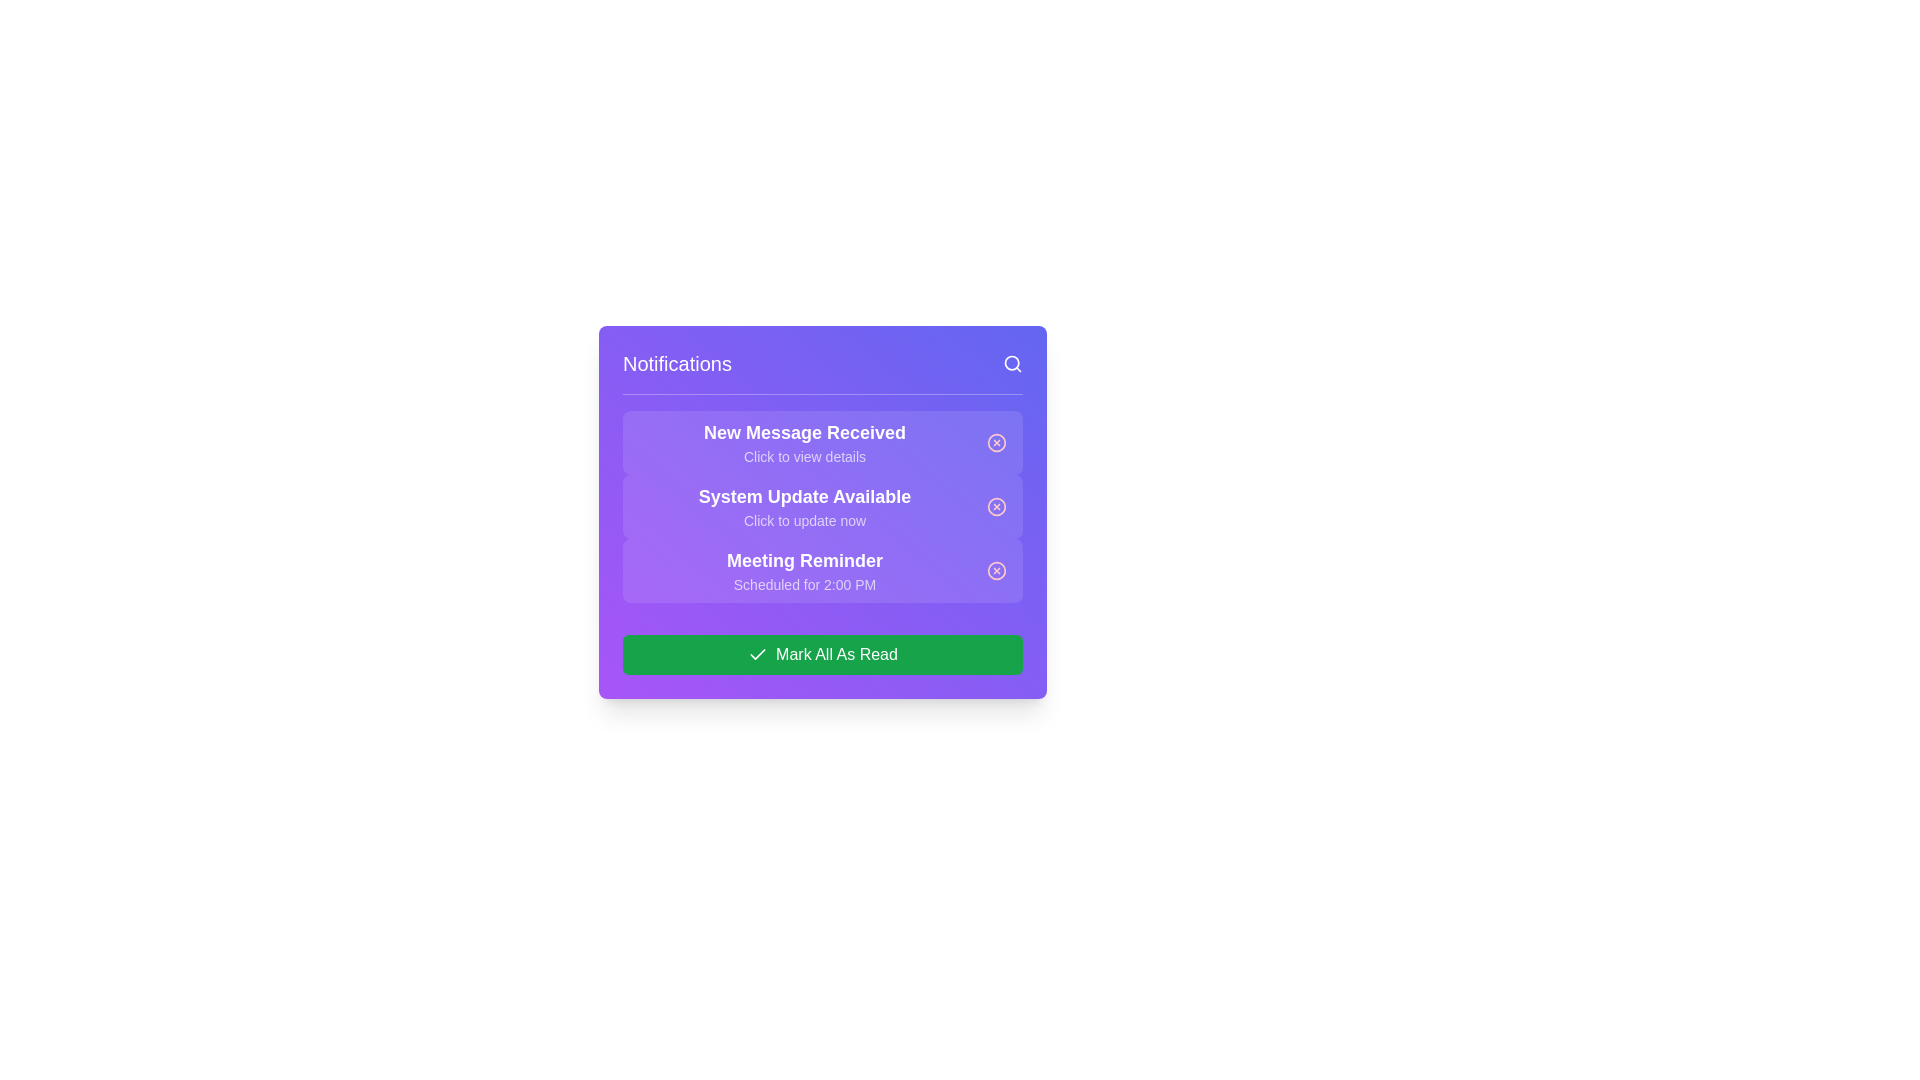 The image size is (1920, 1080). Describe the element at coordinates (997, 442) in the screenshot. I see `the graphical circle within the icon that signifies closing or dismissing the notification, located at the far-right side of the 'New Message Received' notification item` at that location.